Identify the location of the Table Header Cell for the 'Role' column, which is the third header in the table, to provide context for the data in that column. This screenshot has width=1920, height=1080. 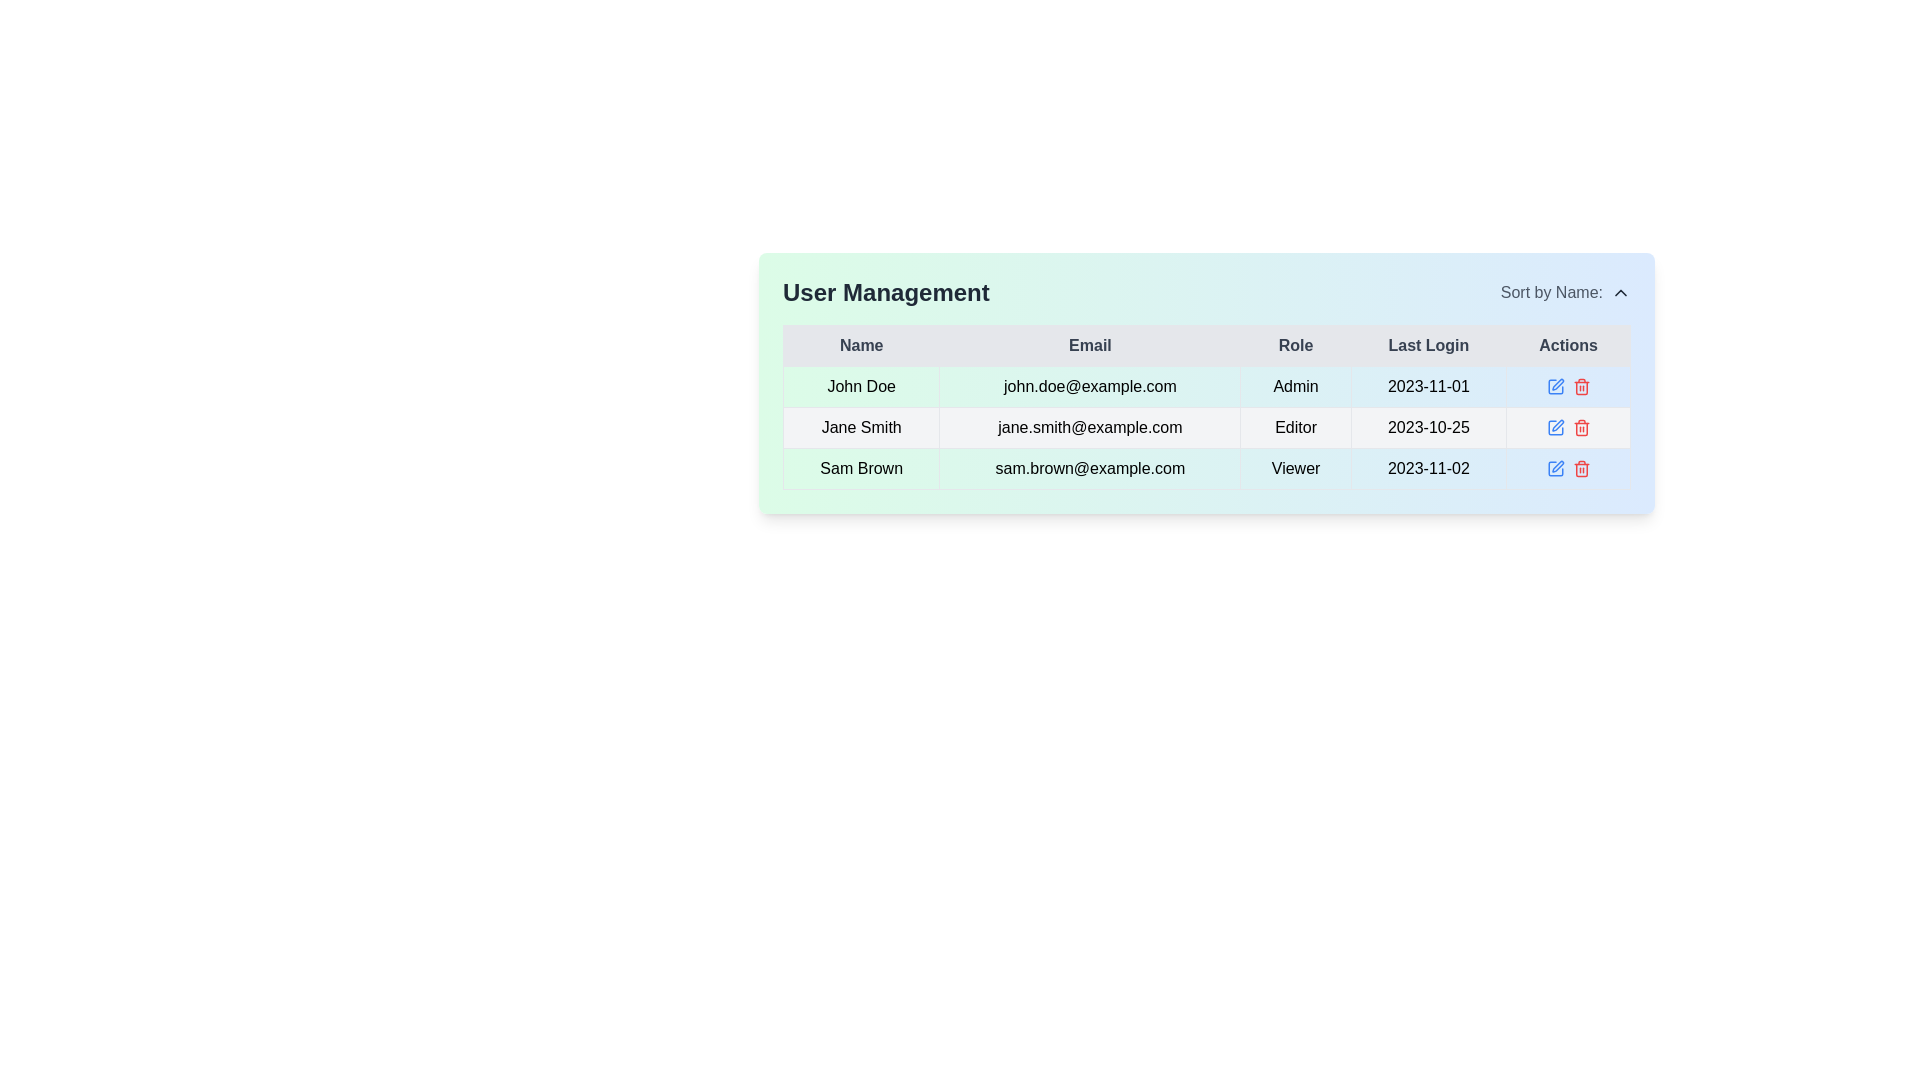
(1296, 345).